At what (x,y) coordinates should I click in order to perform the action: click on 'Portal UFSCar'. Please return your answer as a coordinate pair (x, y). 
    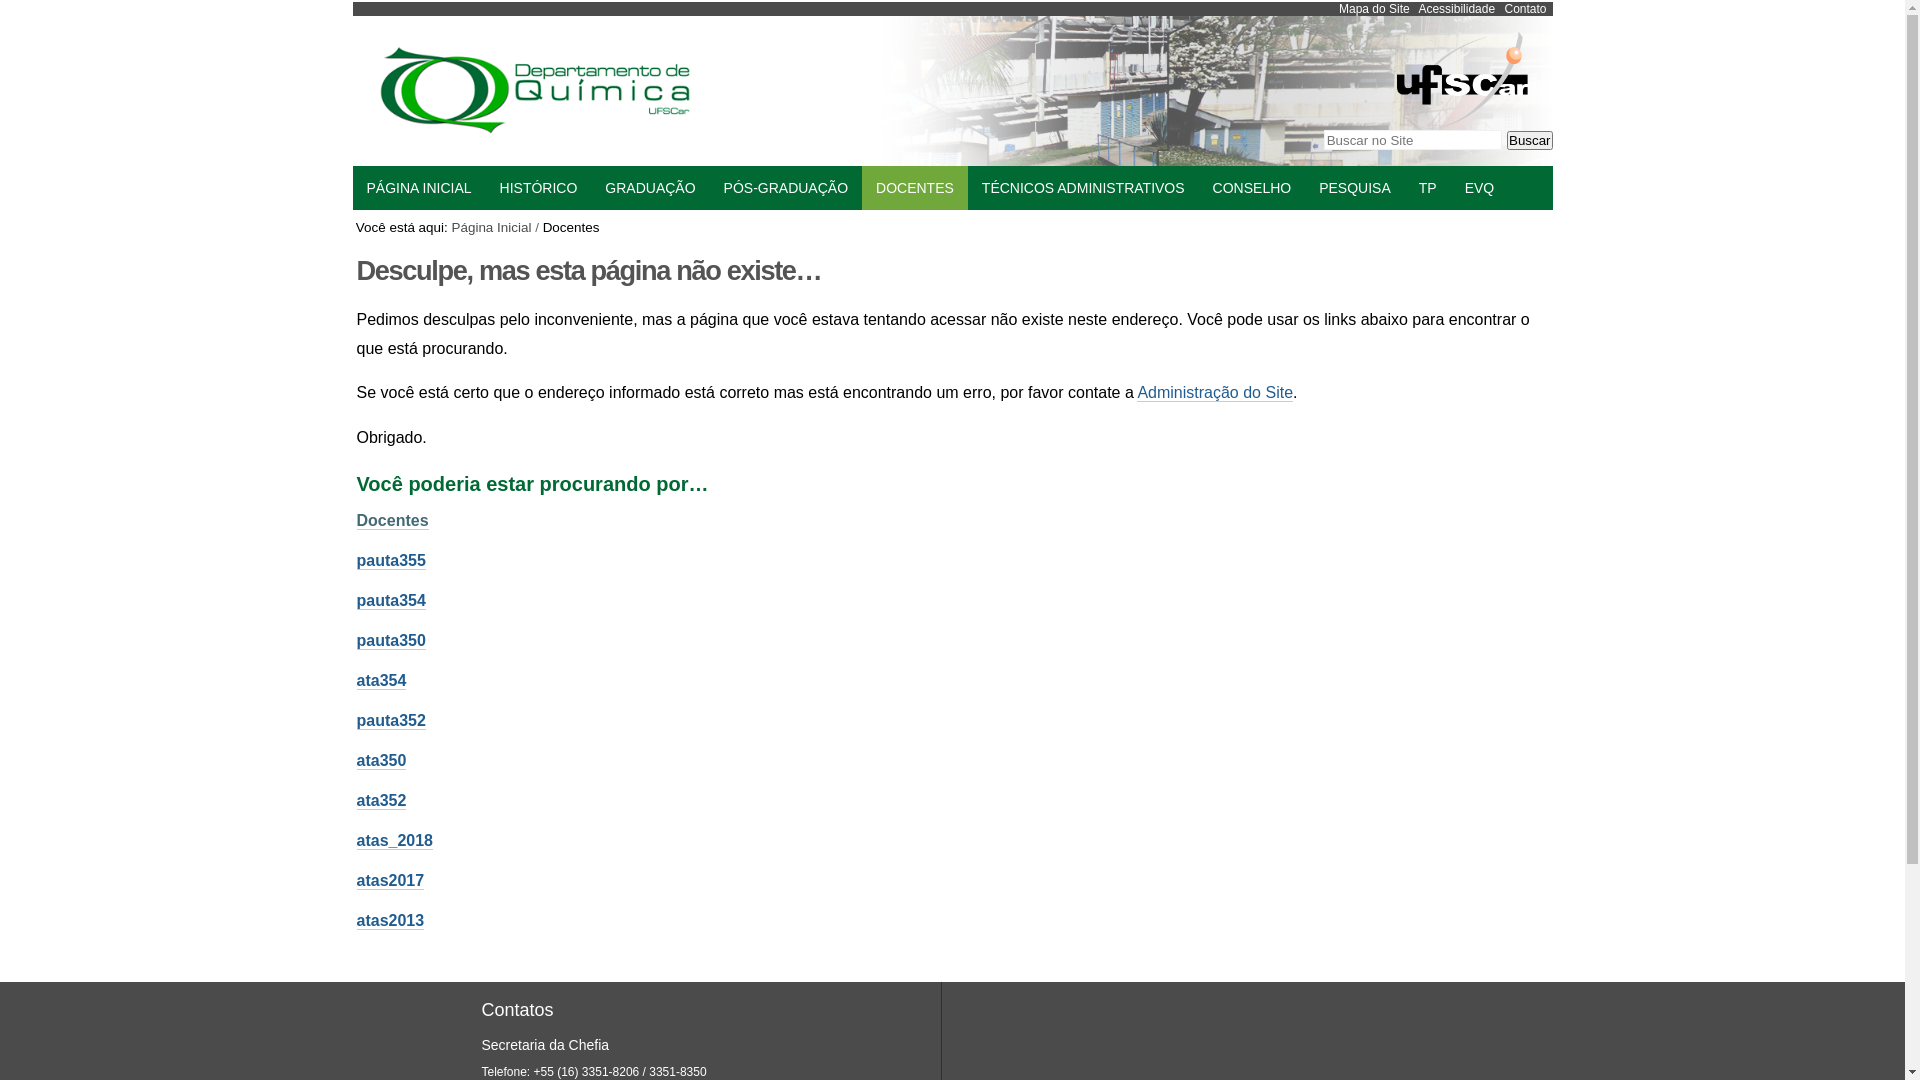
    Looking at the image, I should click on (1462, 122).